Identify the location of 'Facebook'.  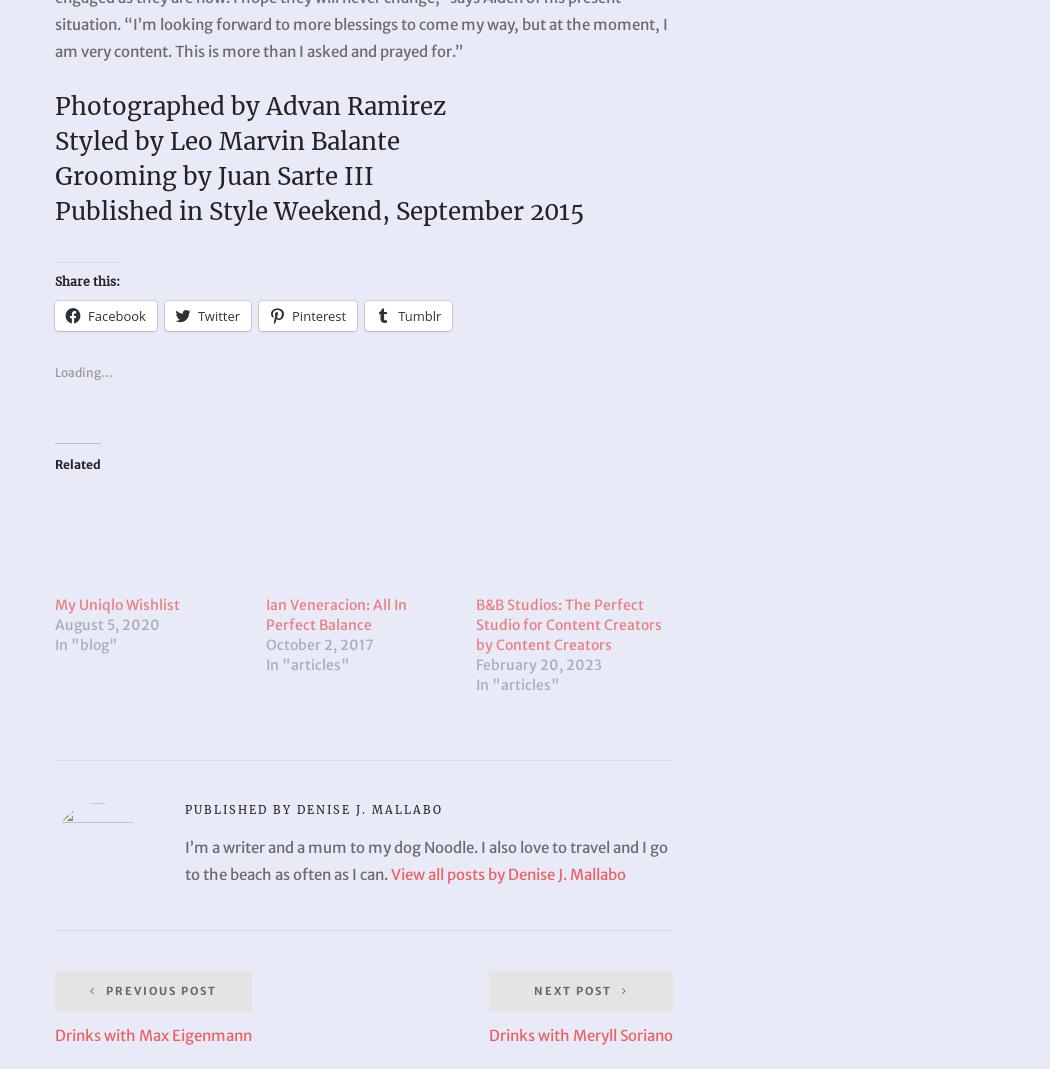
(115, 314).